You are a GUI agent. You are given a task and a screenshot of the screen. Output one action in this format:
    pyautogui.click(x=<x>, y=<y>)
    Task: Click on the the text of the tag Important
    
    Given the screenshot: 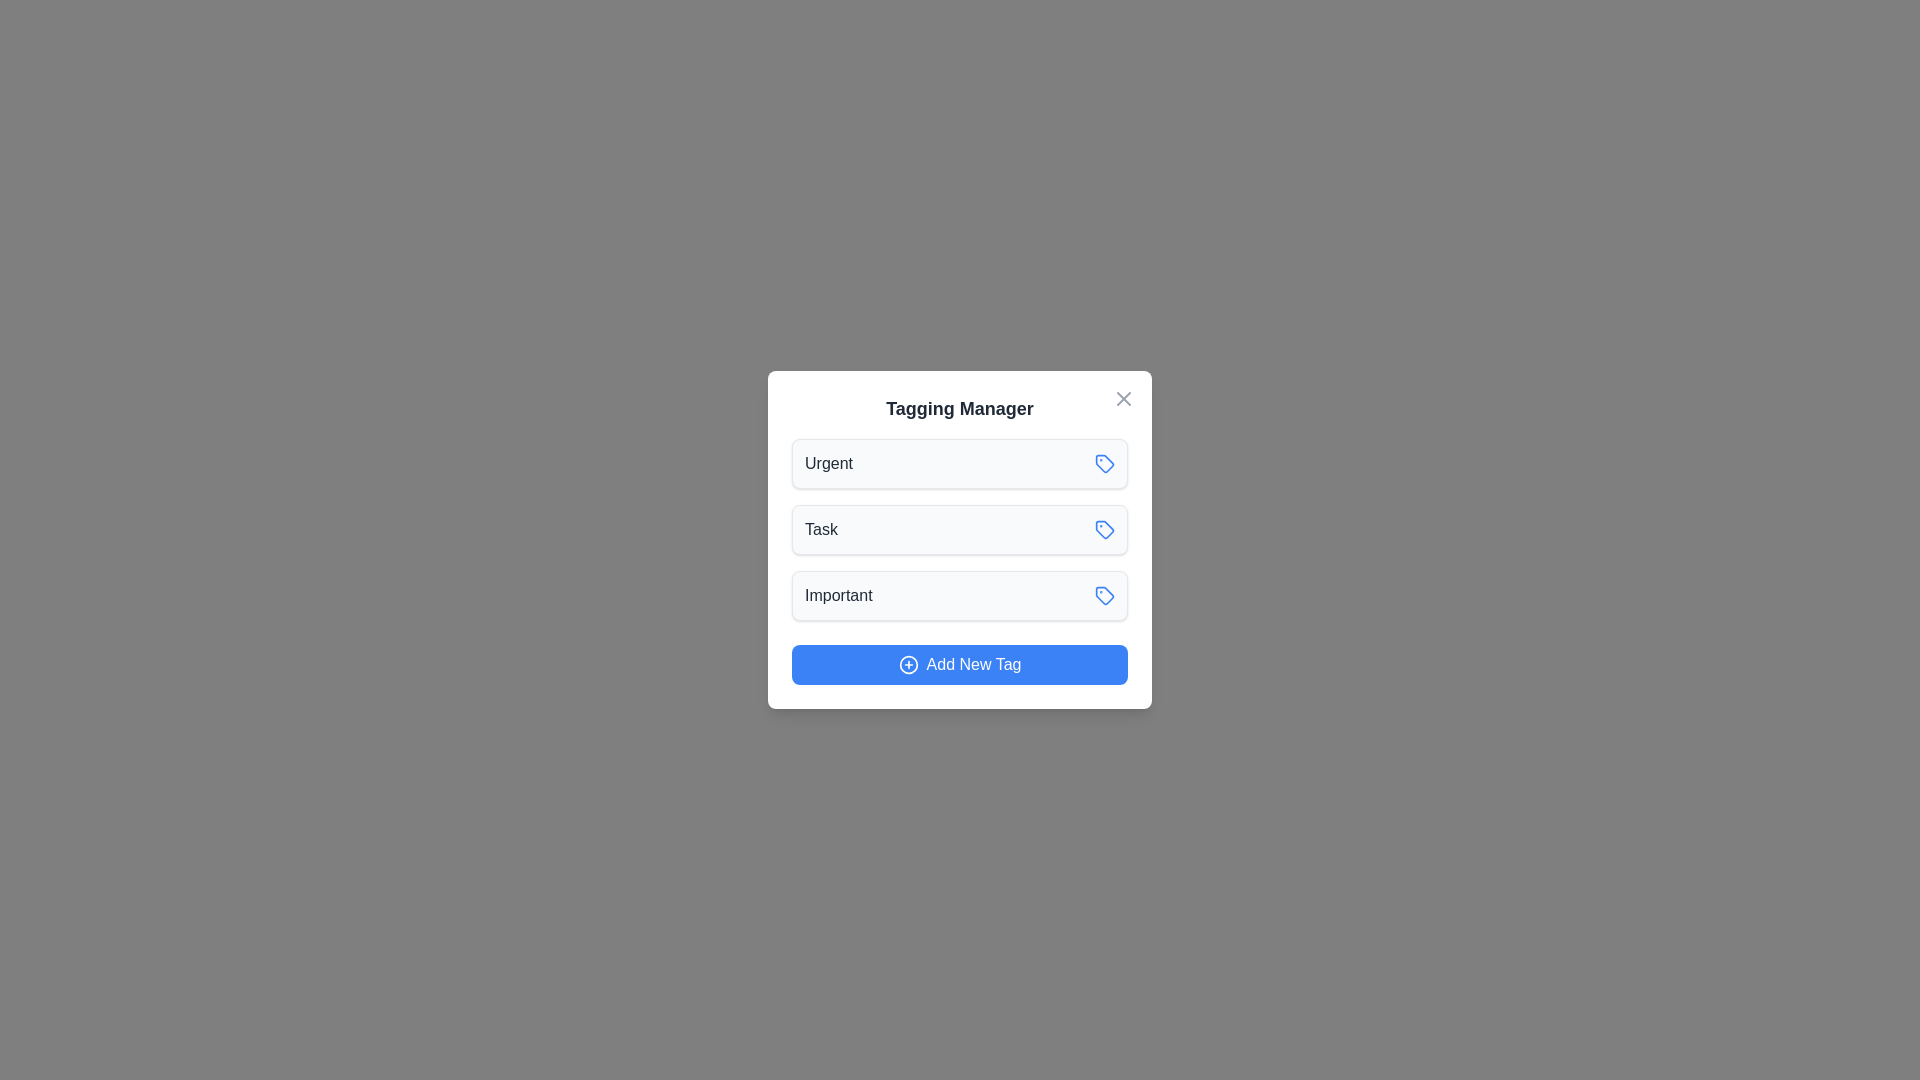 What is the action you would take?
    pyautogui.click(x=838, y=595)
    